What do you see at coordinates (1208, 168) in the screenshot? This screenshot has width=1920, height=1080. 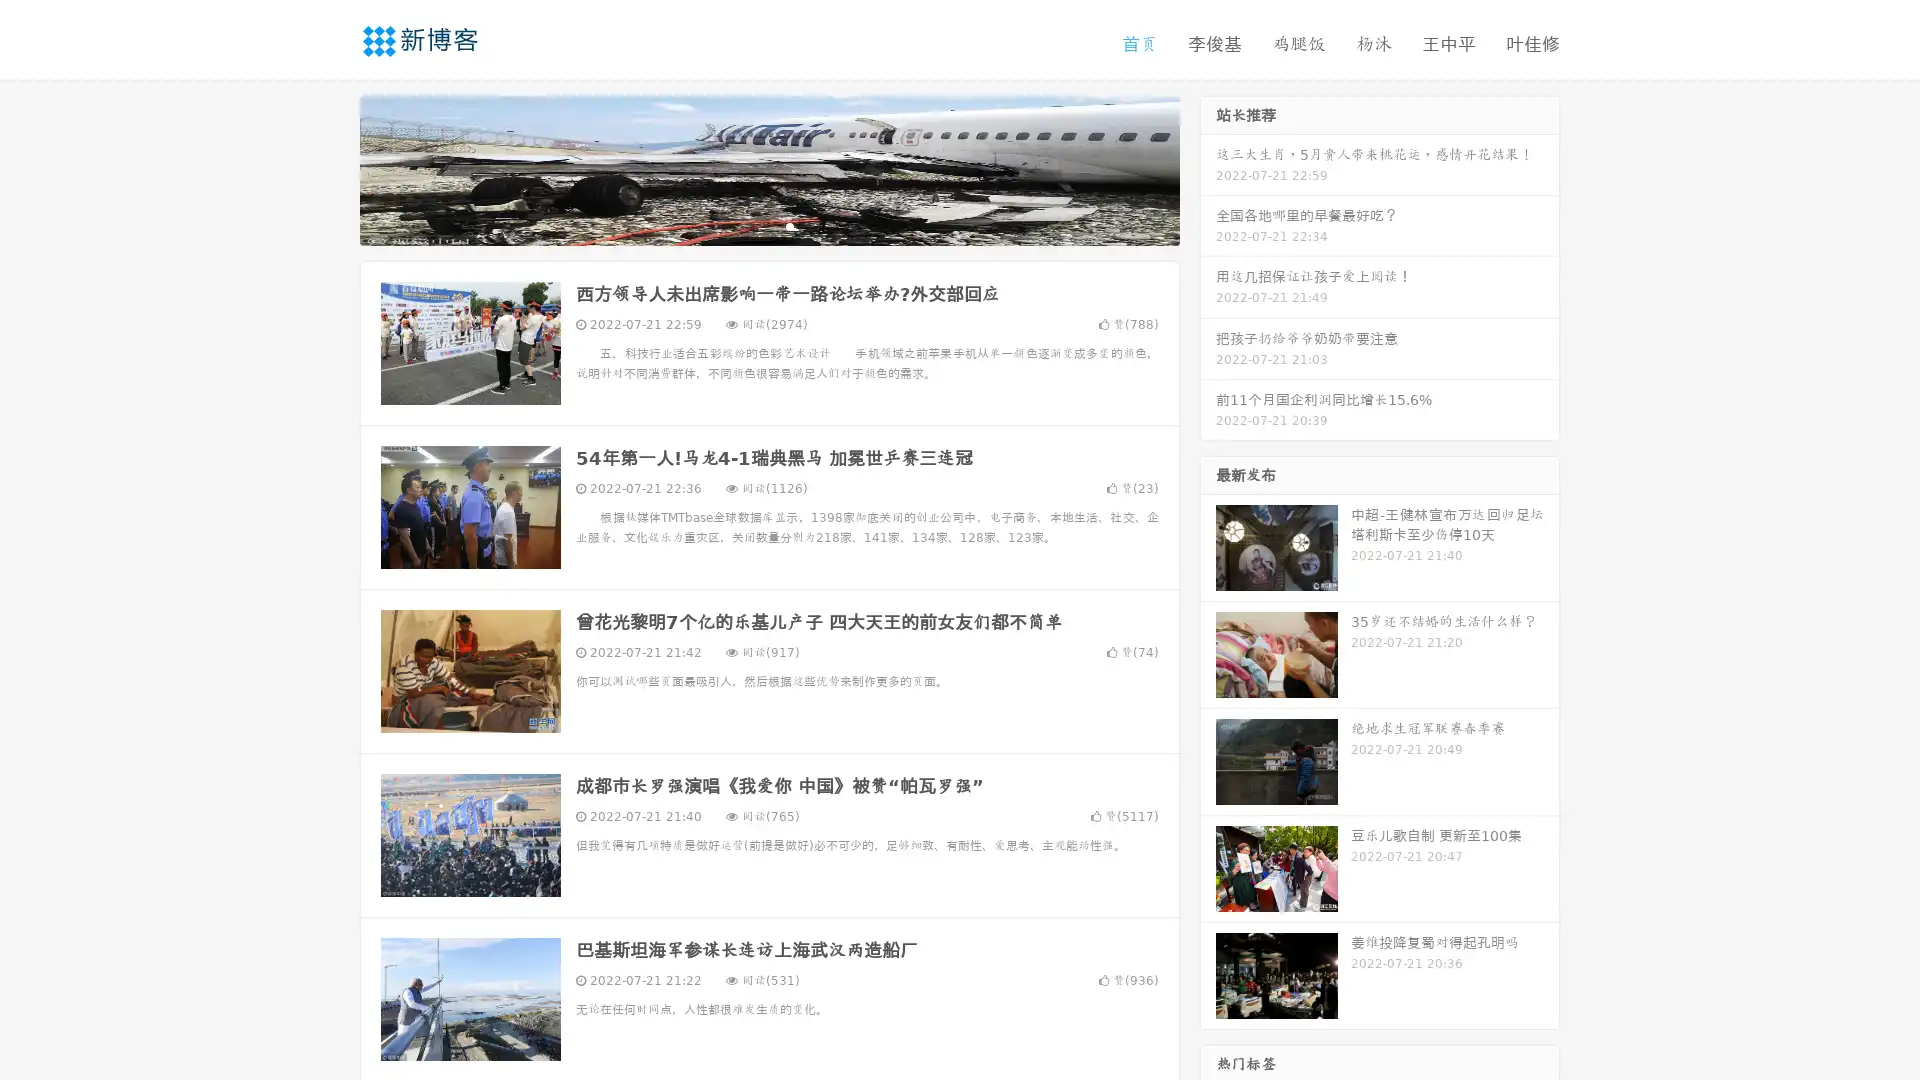 I see `Next slide` at bounding box center [1208, 168].